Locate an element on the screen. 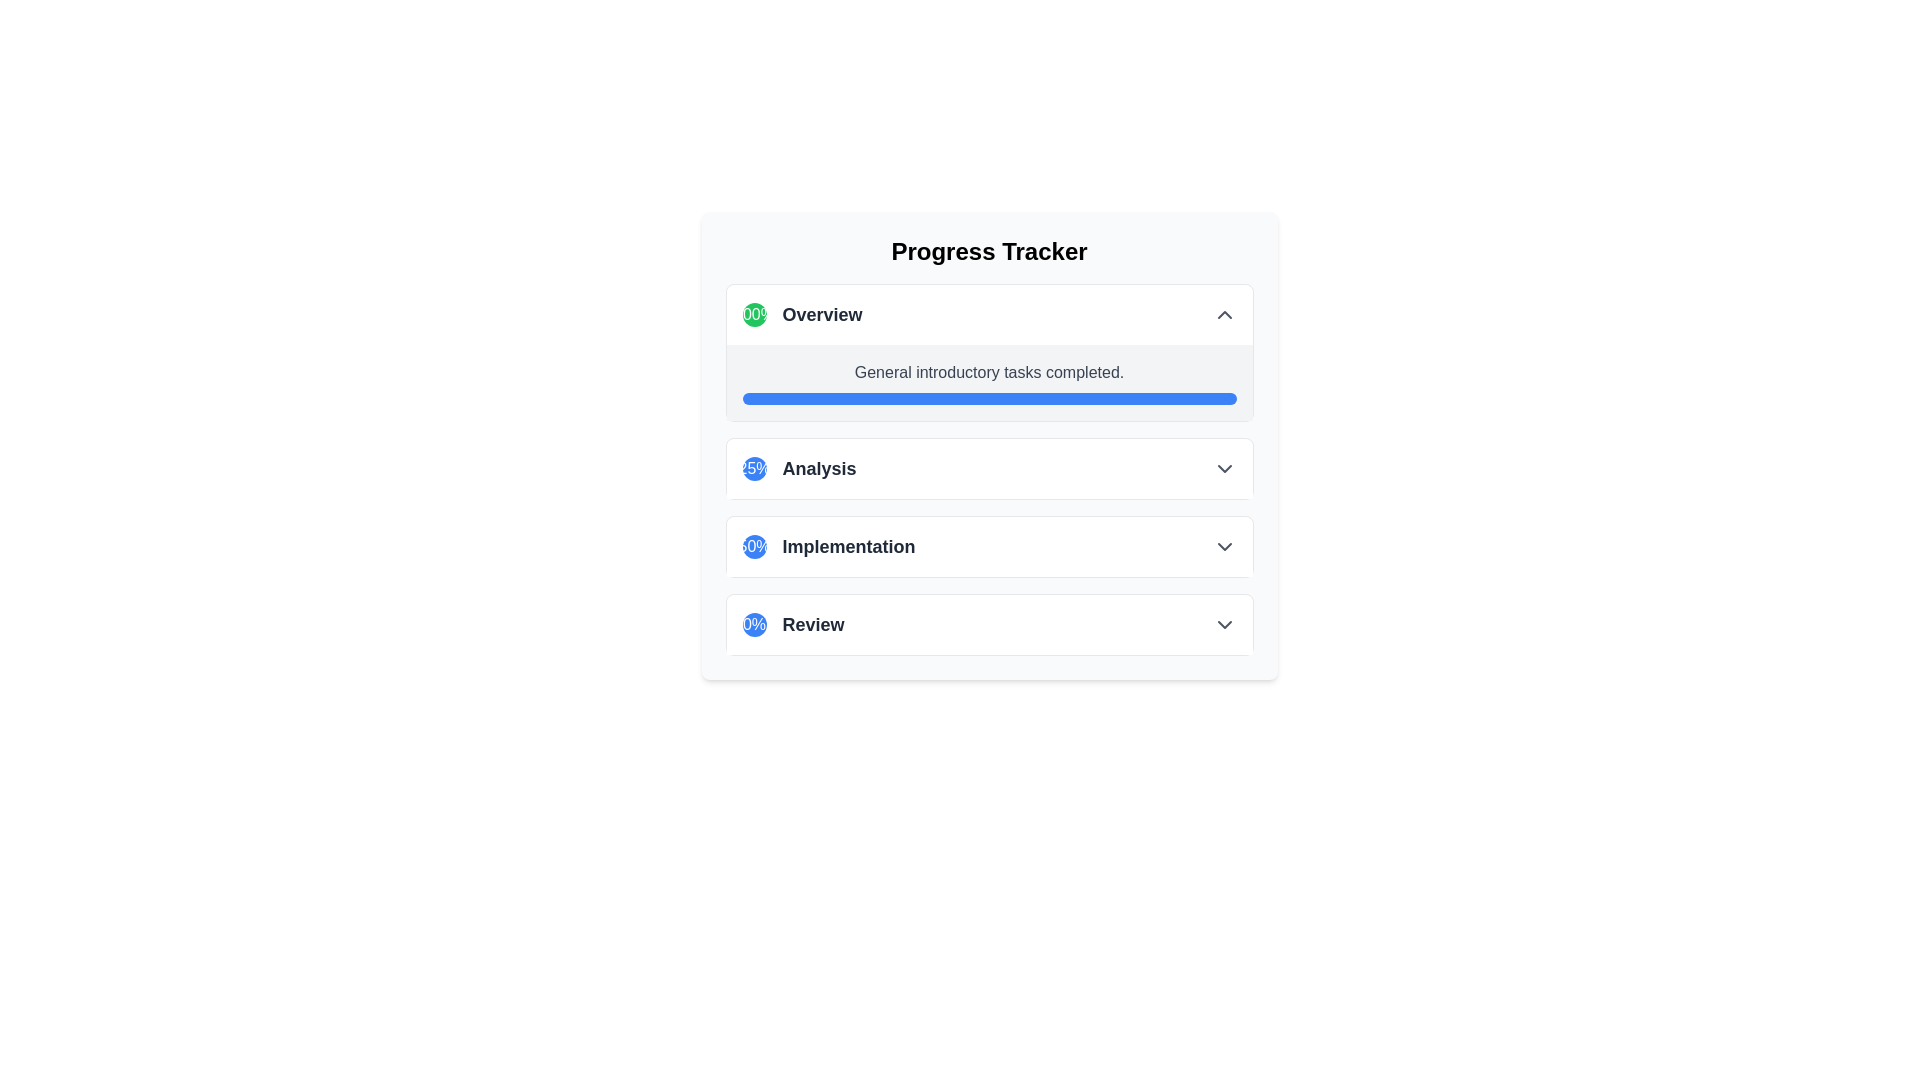  the progress information element displaying '25%' and 'Analysis' within the 'Progress Tracker' card is located at coordinates (798, 469).